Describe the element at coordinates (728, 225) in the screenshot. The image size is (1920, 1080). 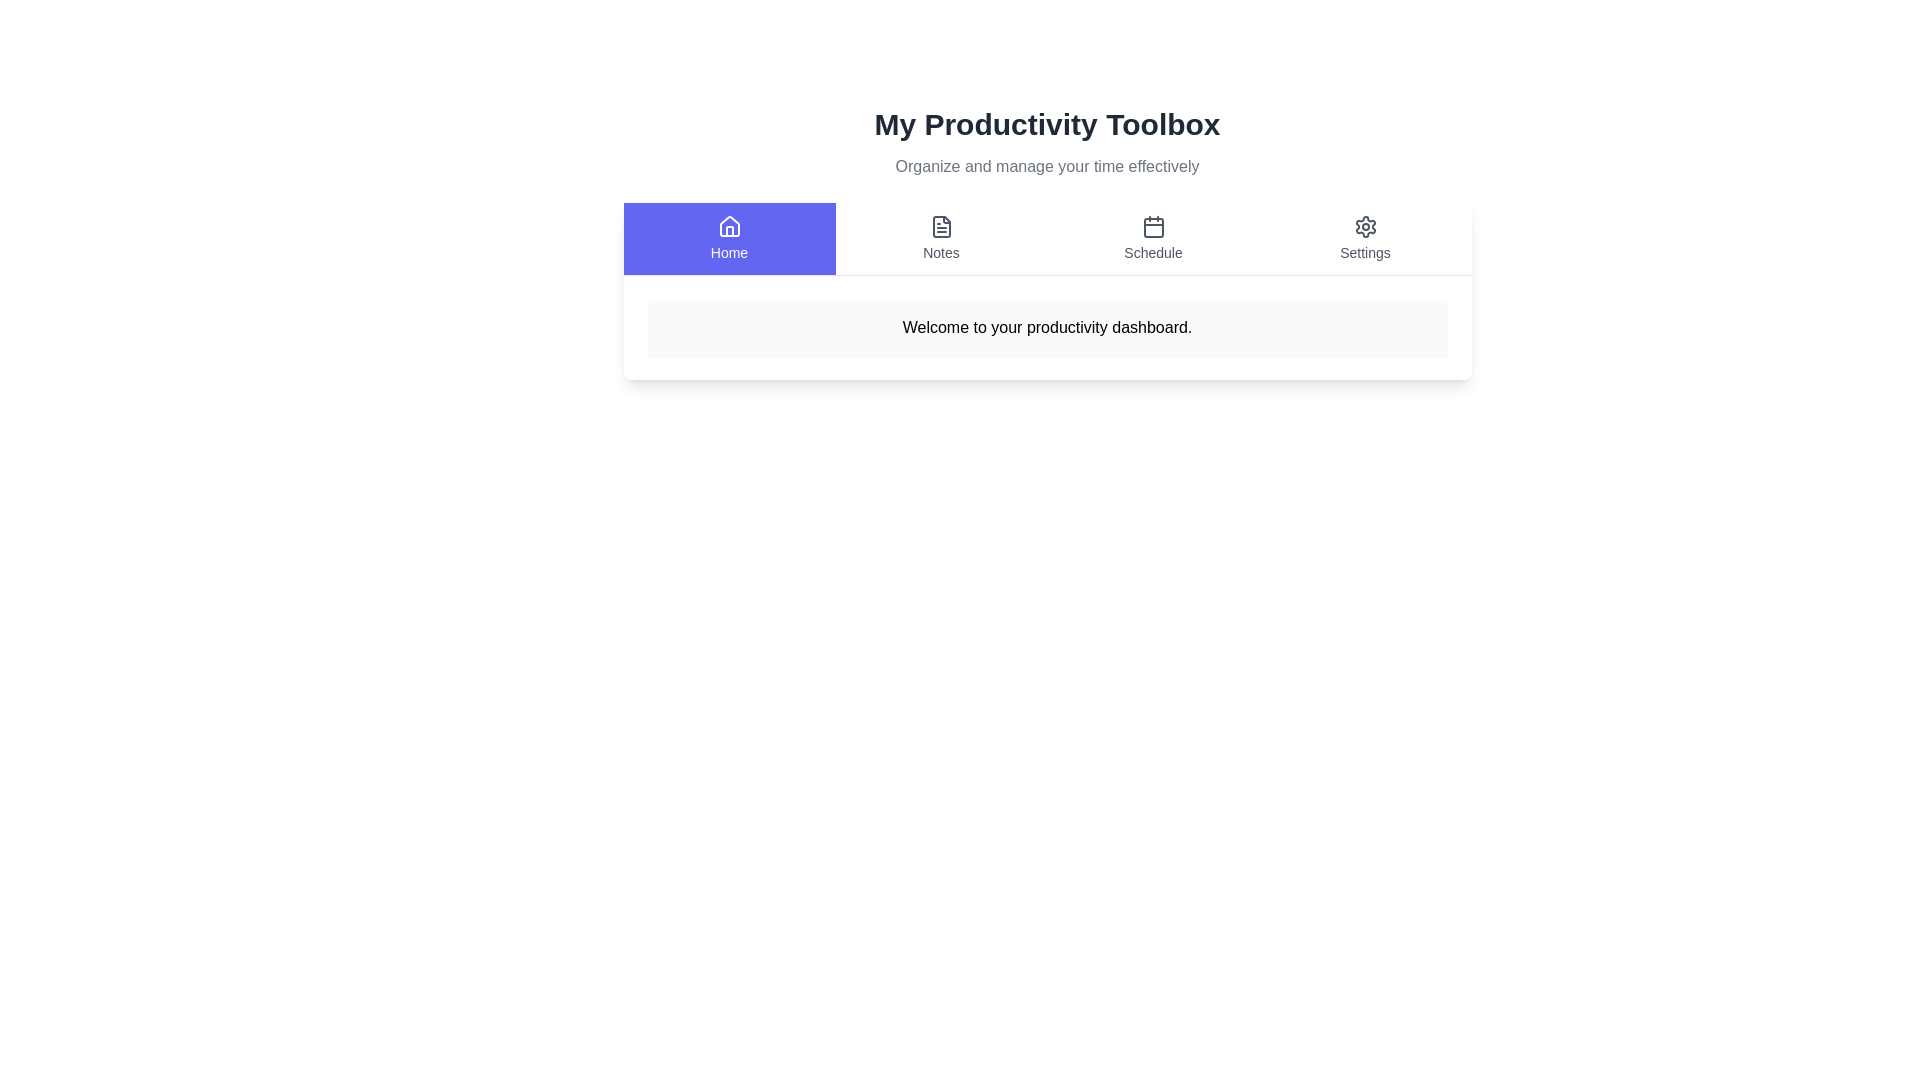
I see `the stylized house icon in the 'Home' tab of the top navigation bar, which is characterized by its white color and purple square background` at that location.